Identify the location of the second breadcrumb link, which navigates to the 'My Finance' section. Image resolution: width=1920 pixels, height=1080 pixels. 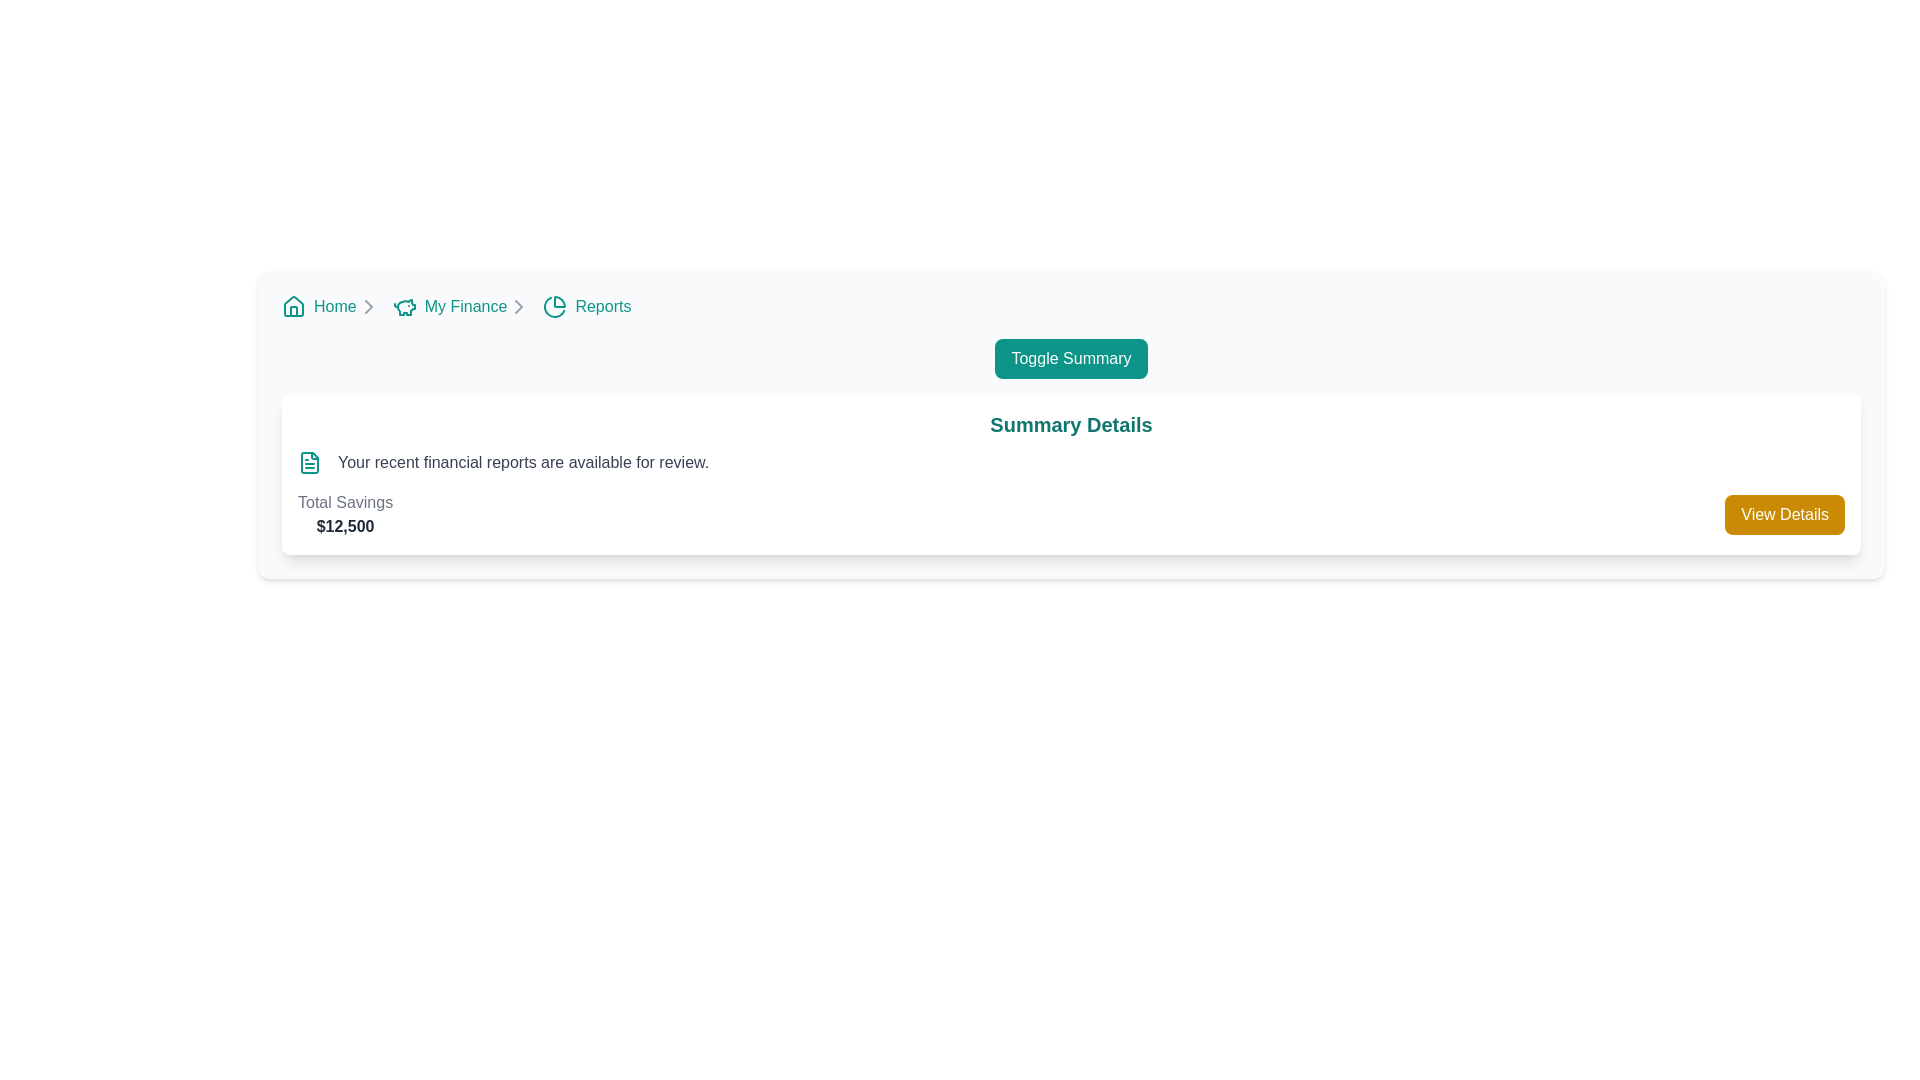
(460, 307).